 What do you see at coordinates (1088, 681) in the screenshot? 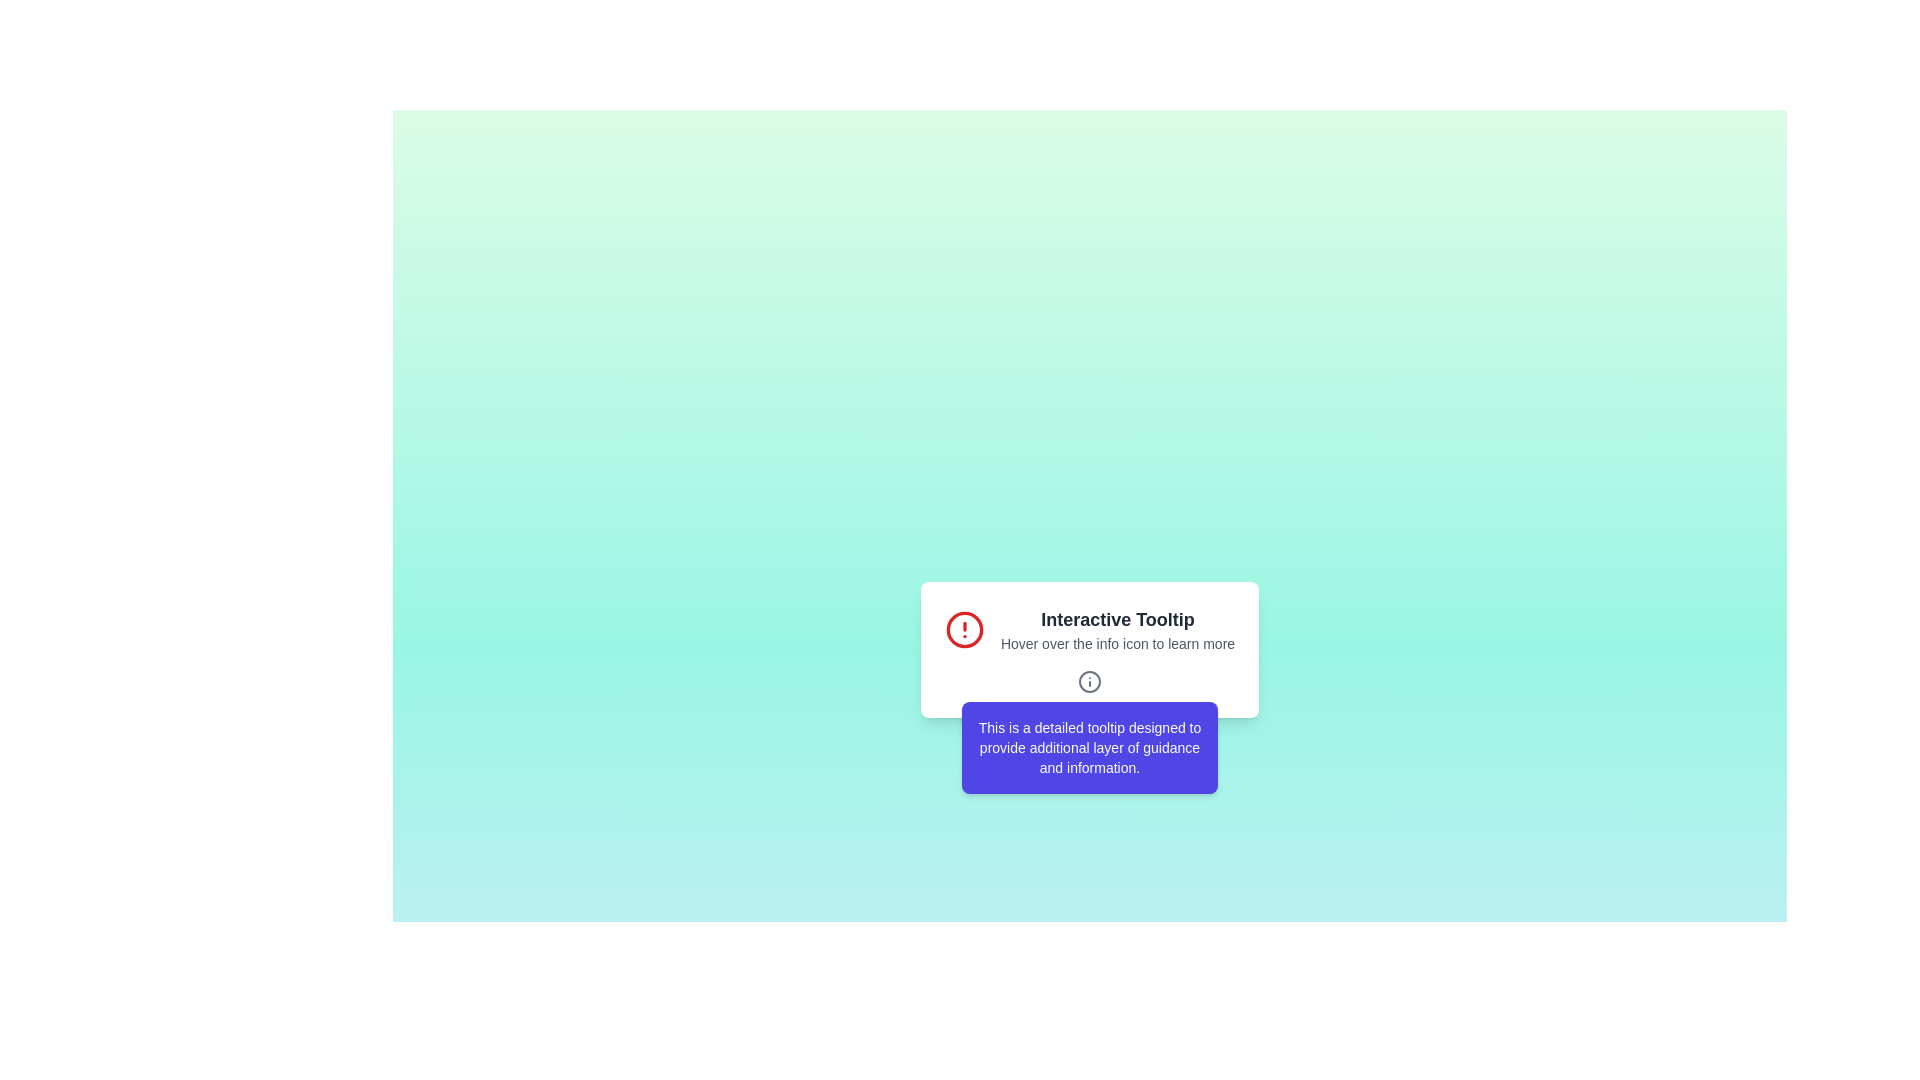
I see `the subtle circular icon with a fine border located in the informational tooltip under the title 'Interactive Tooltip'` at bounding box center [1088, 681].